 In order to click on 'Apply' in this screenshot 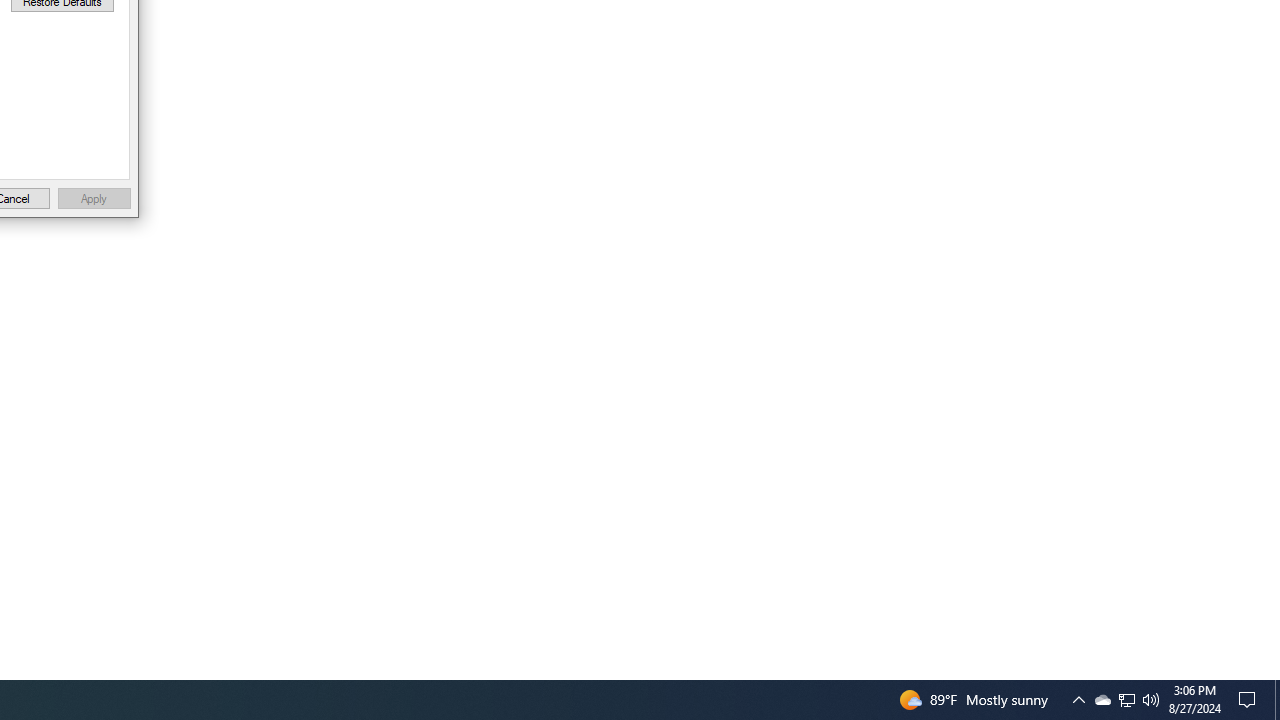, I will do `click(93, 198)`.